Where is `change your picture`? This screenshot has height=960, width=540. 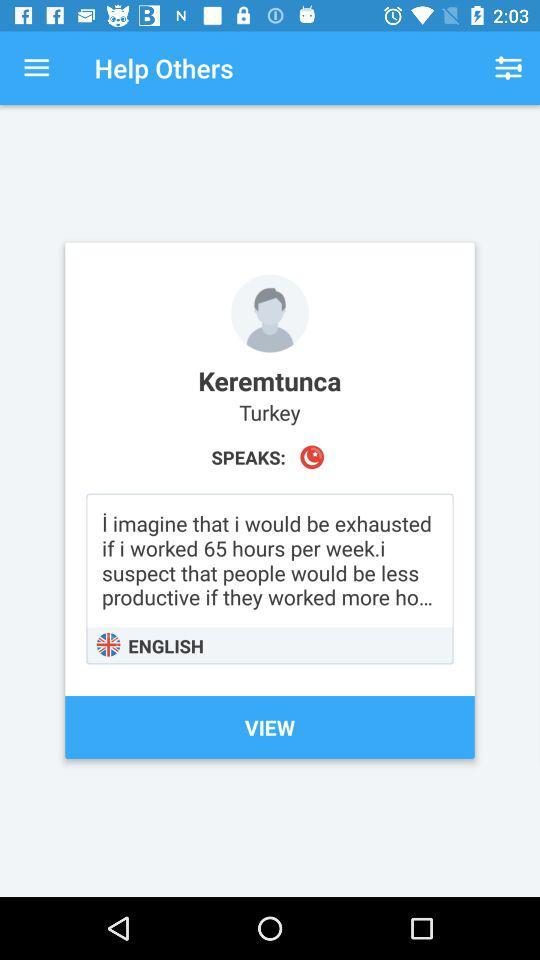 change your picture is located at coordinates (270, 313).